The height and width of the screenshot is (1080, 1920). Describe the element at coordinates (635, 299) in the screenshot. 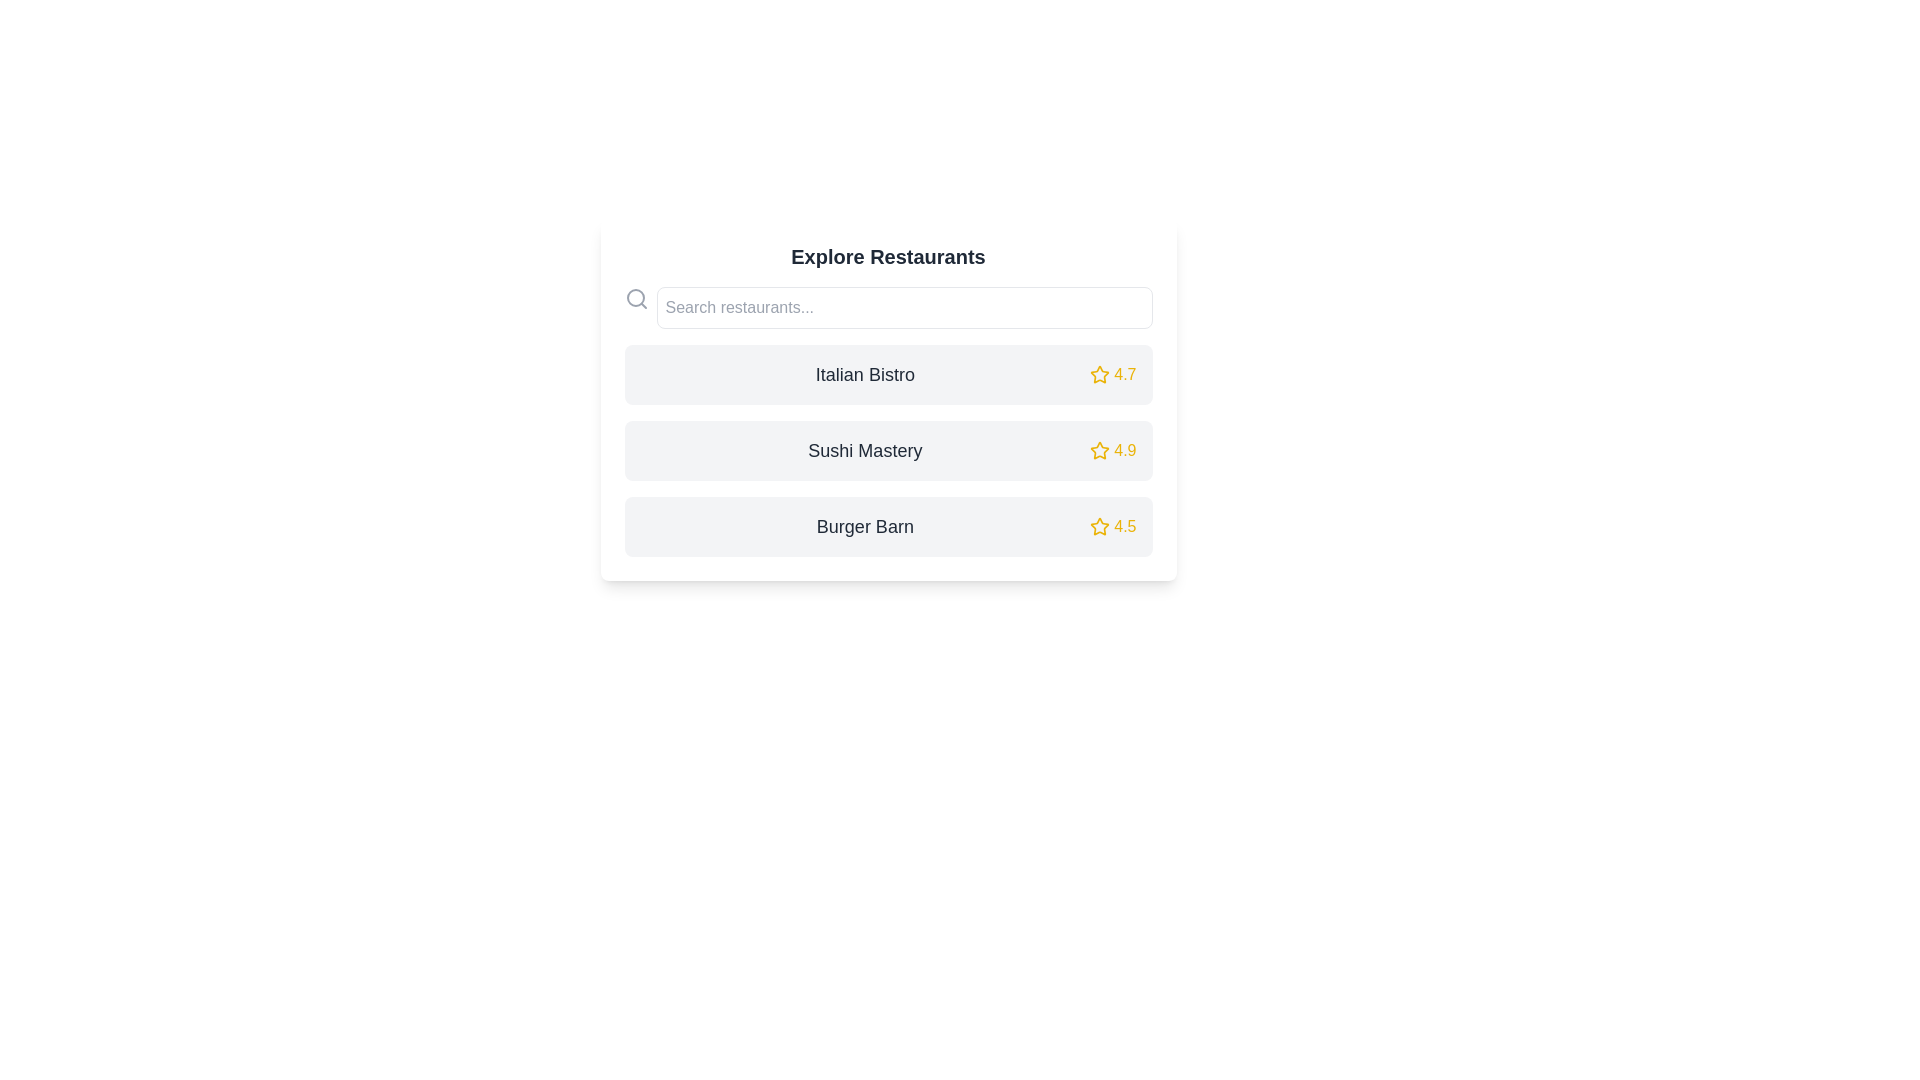

I see `the search icon located at the left end of the horizontal row, adjacent to the 'Search restaurants...' input field` at that location.